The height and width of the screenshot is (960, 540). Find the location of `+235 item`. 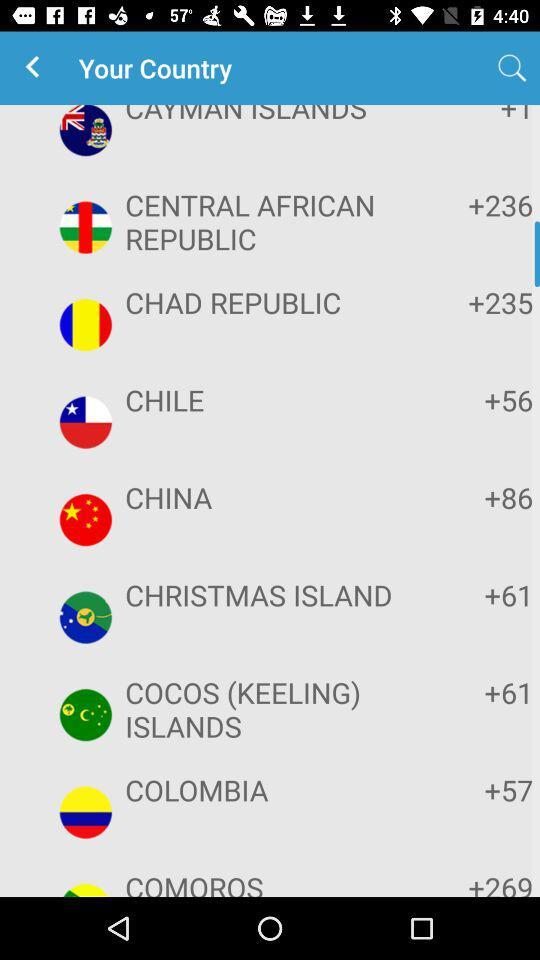

+235 item is located at coordinates (471, 302).